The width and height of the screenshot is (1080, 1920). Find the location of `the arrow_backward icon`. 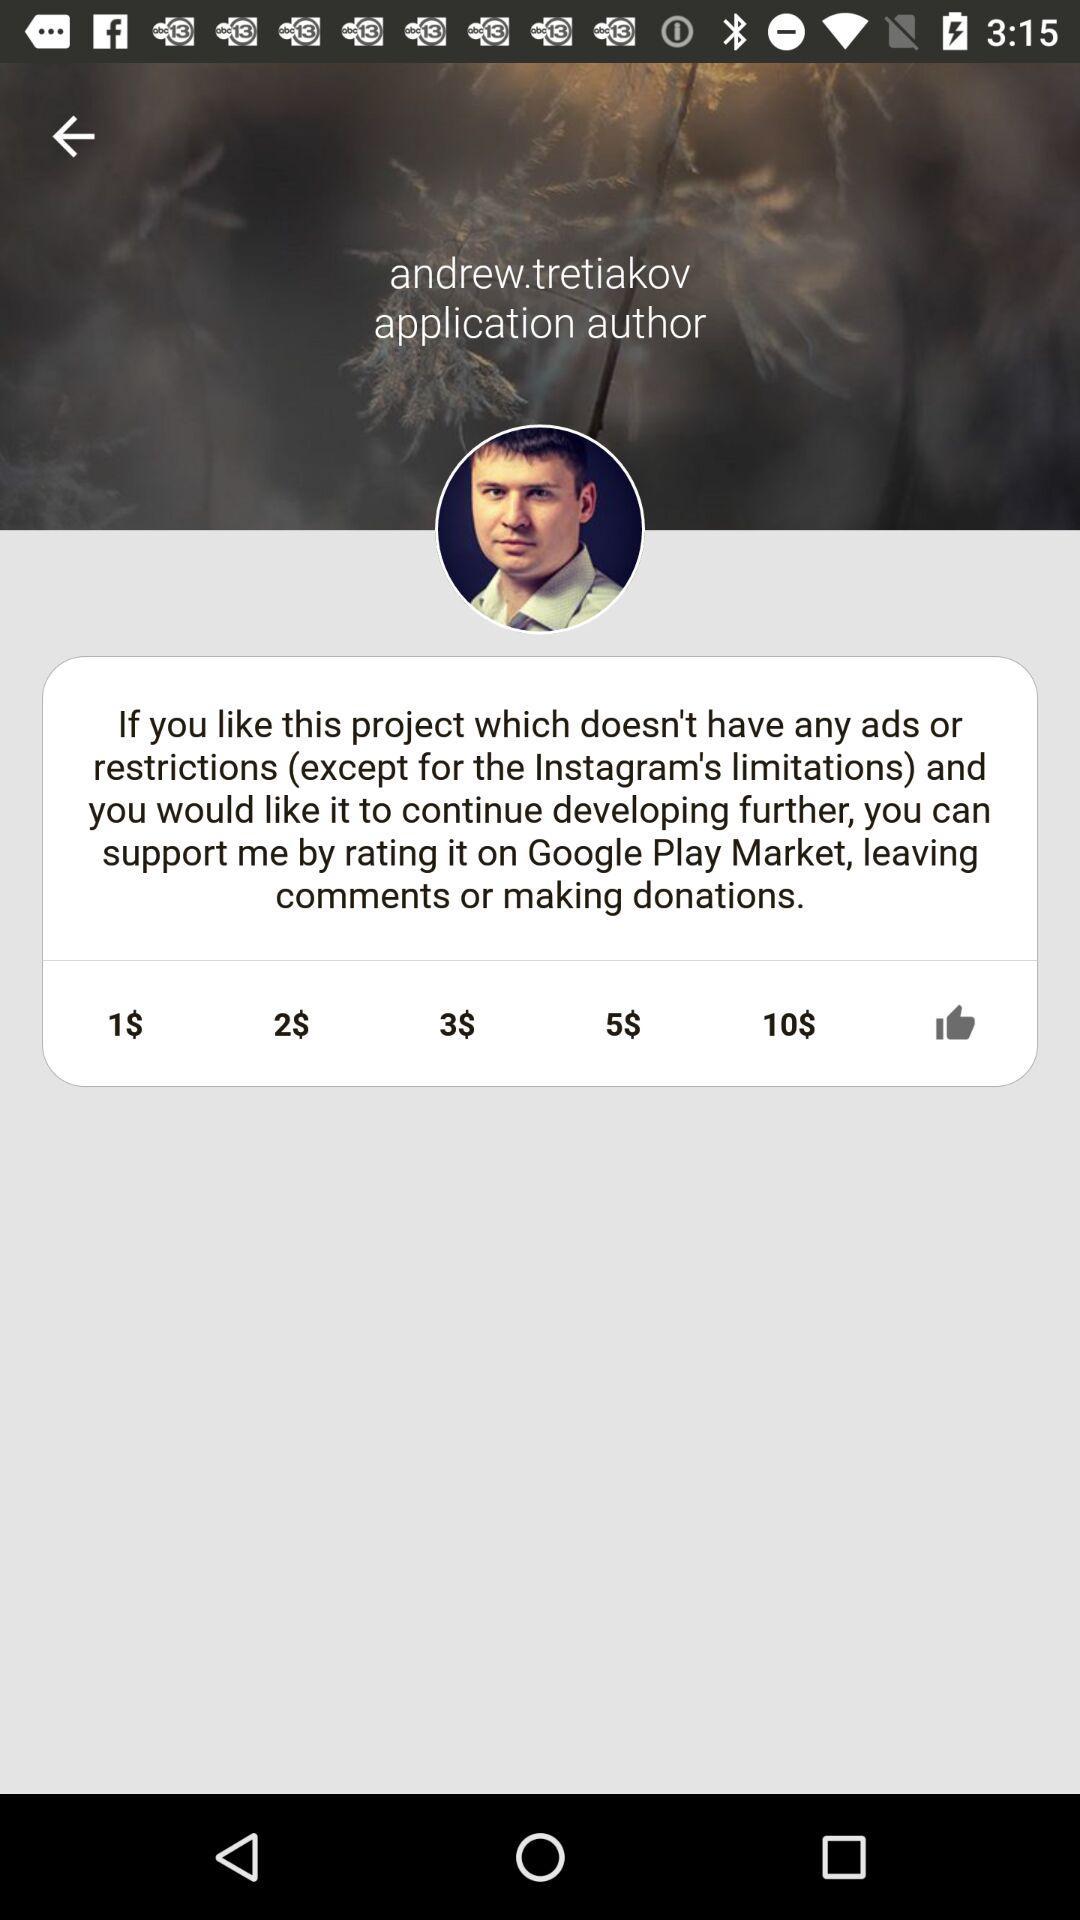

the arrow_backward icon is located at coordinates (72, 135).